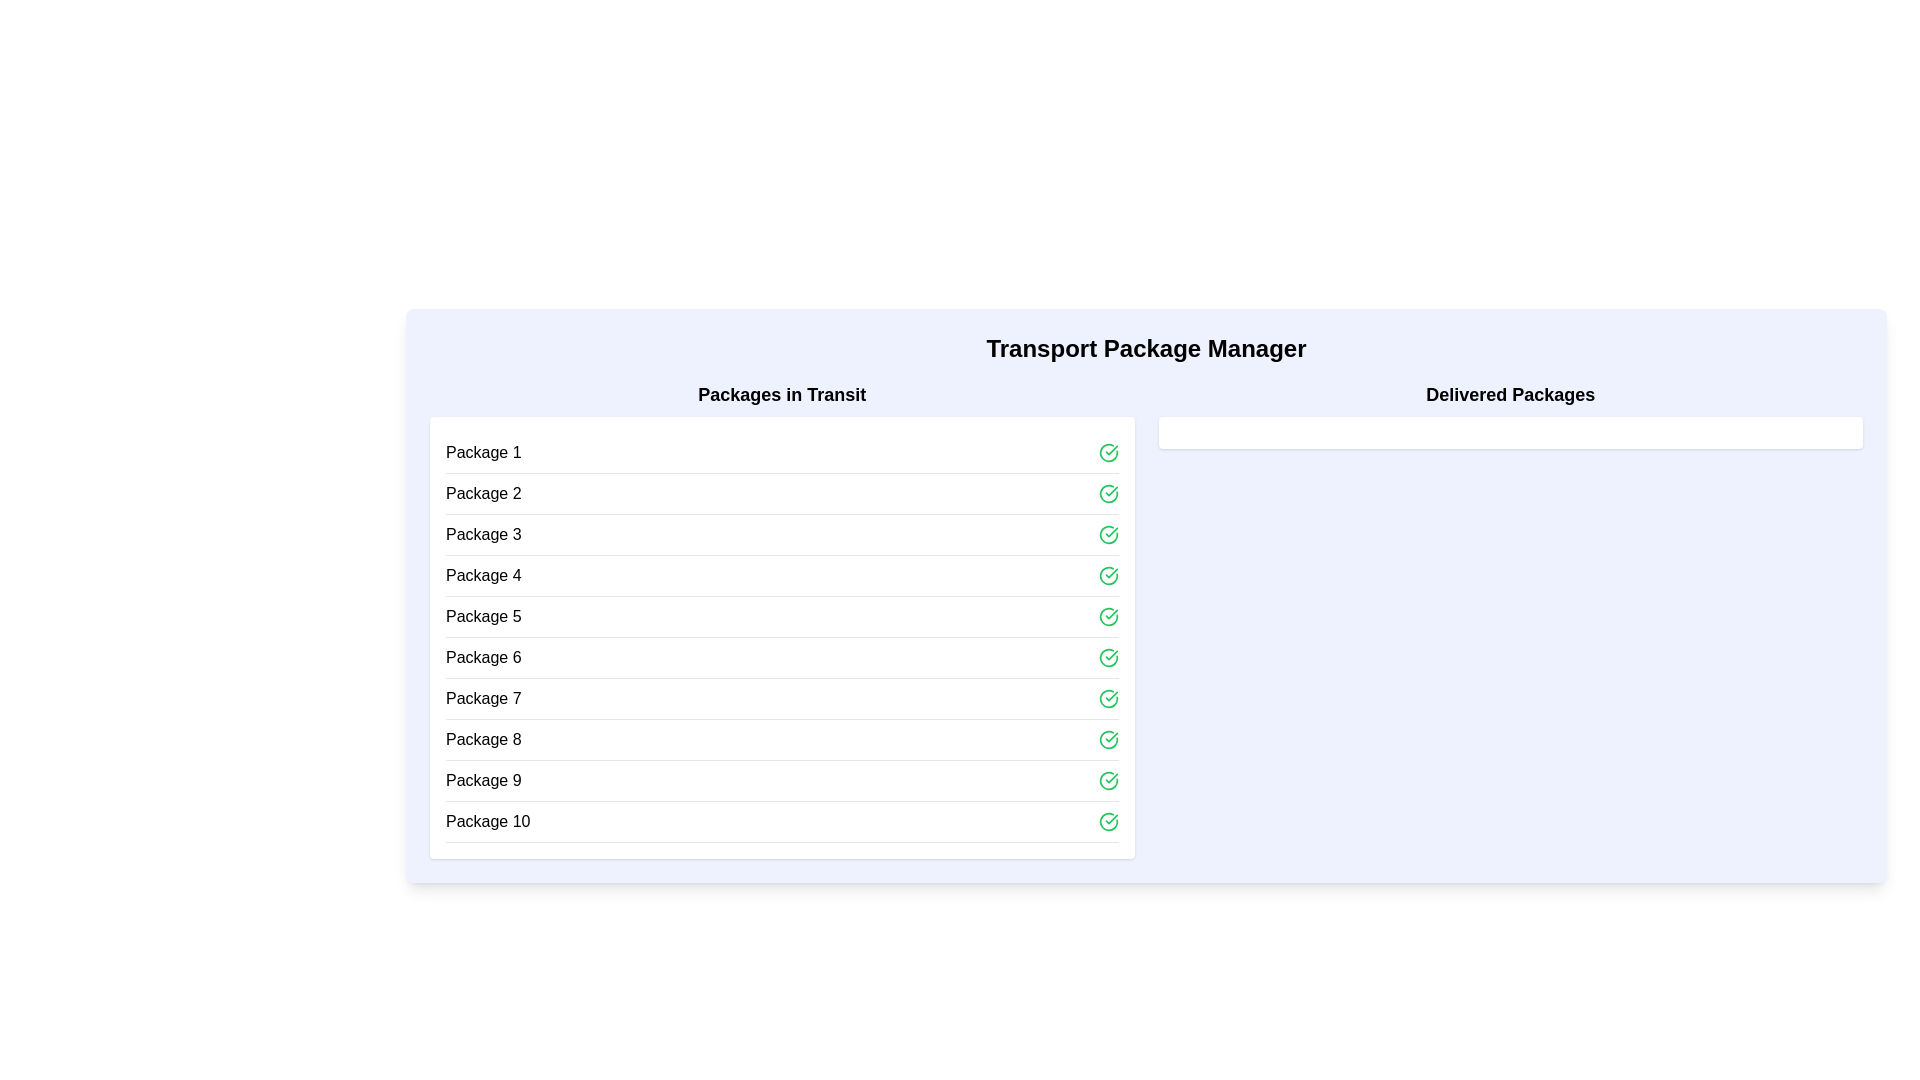  I want to click on on the text label displaying the identification name of the ninth item in the 'Packages in Transit' list, located between 'Package 8' and 'Package 10', so click(483, 779).